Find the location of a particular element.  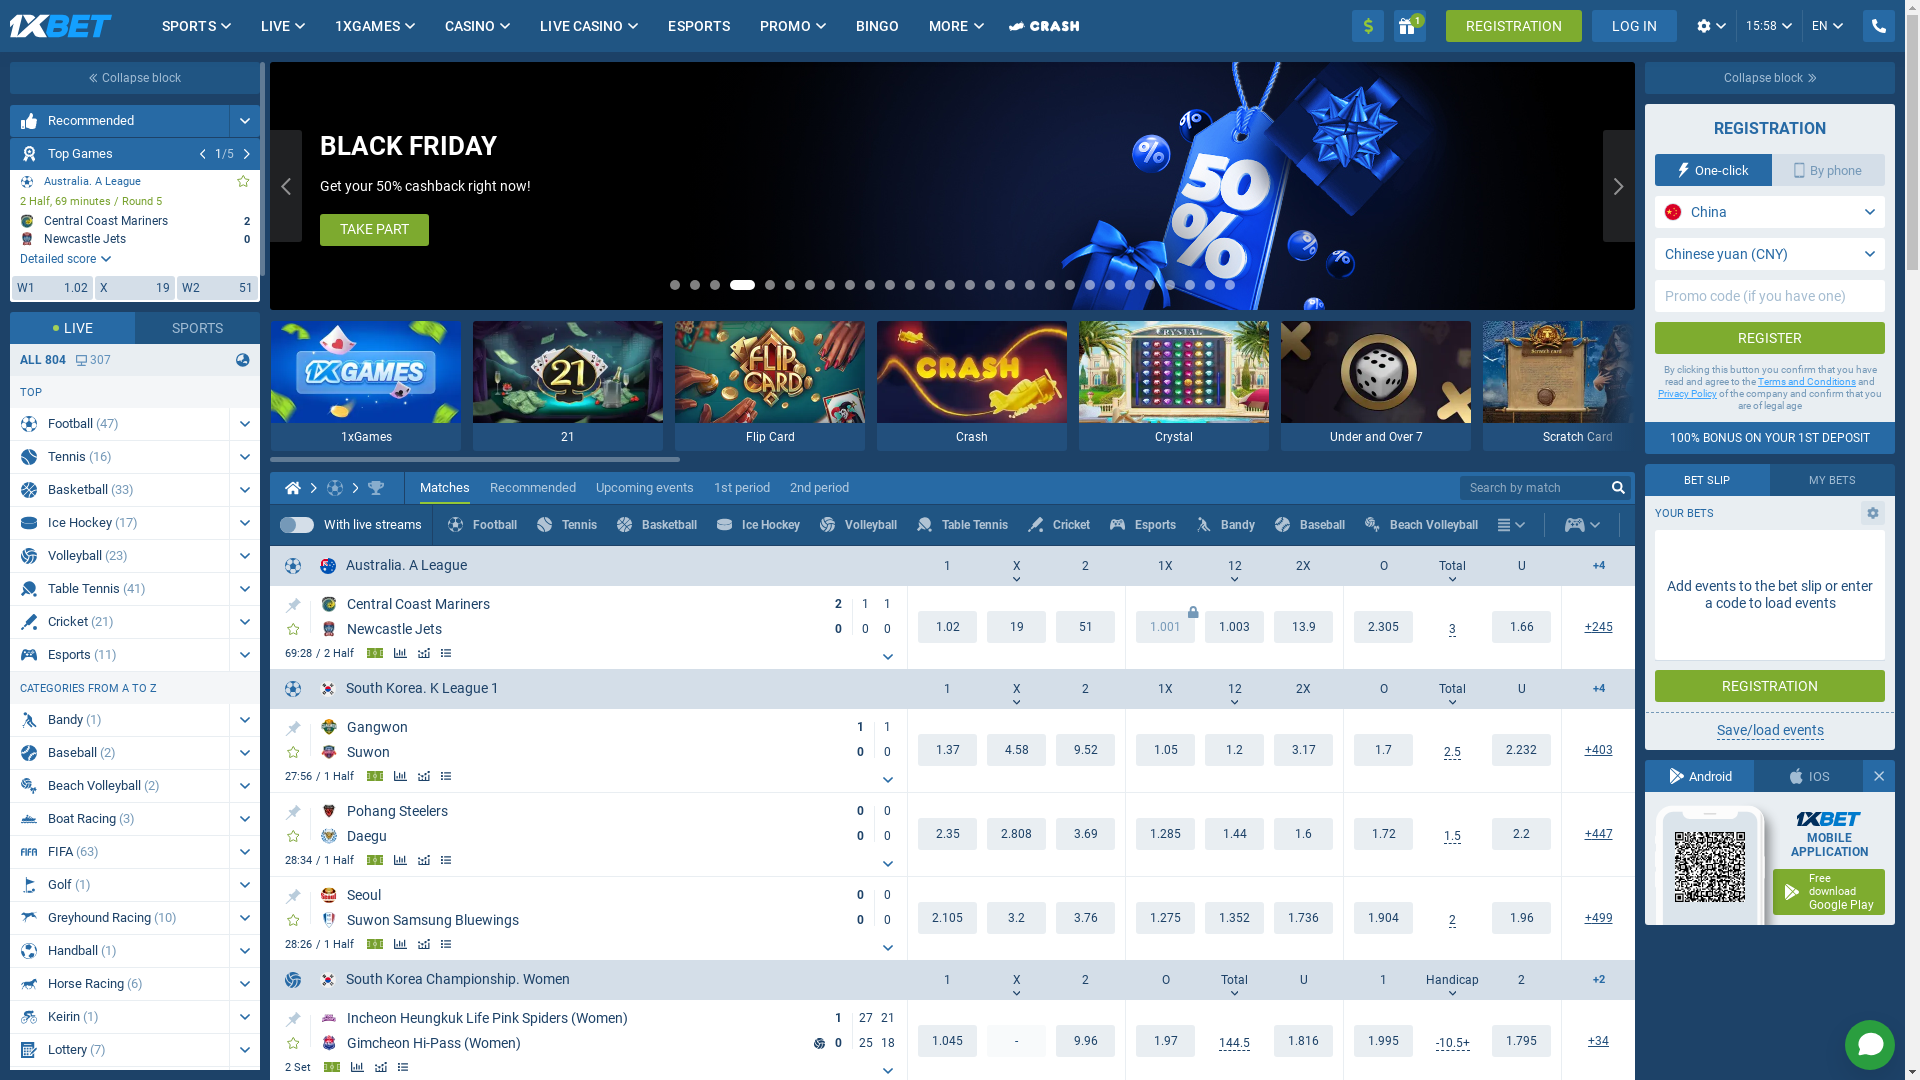

'+4' is located at coordinates (1597, 566).